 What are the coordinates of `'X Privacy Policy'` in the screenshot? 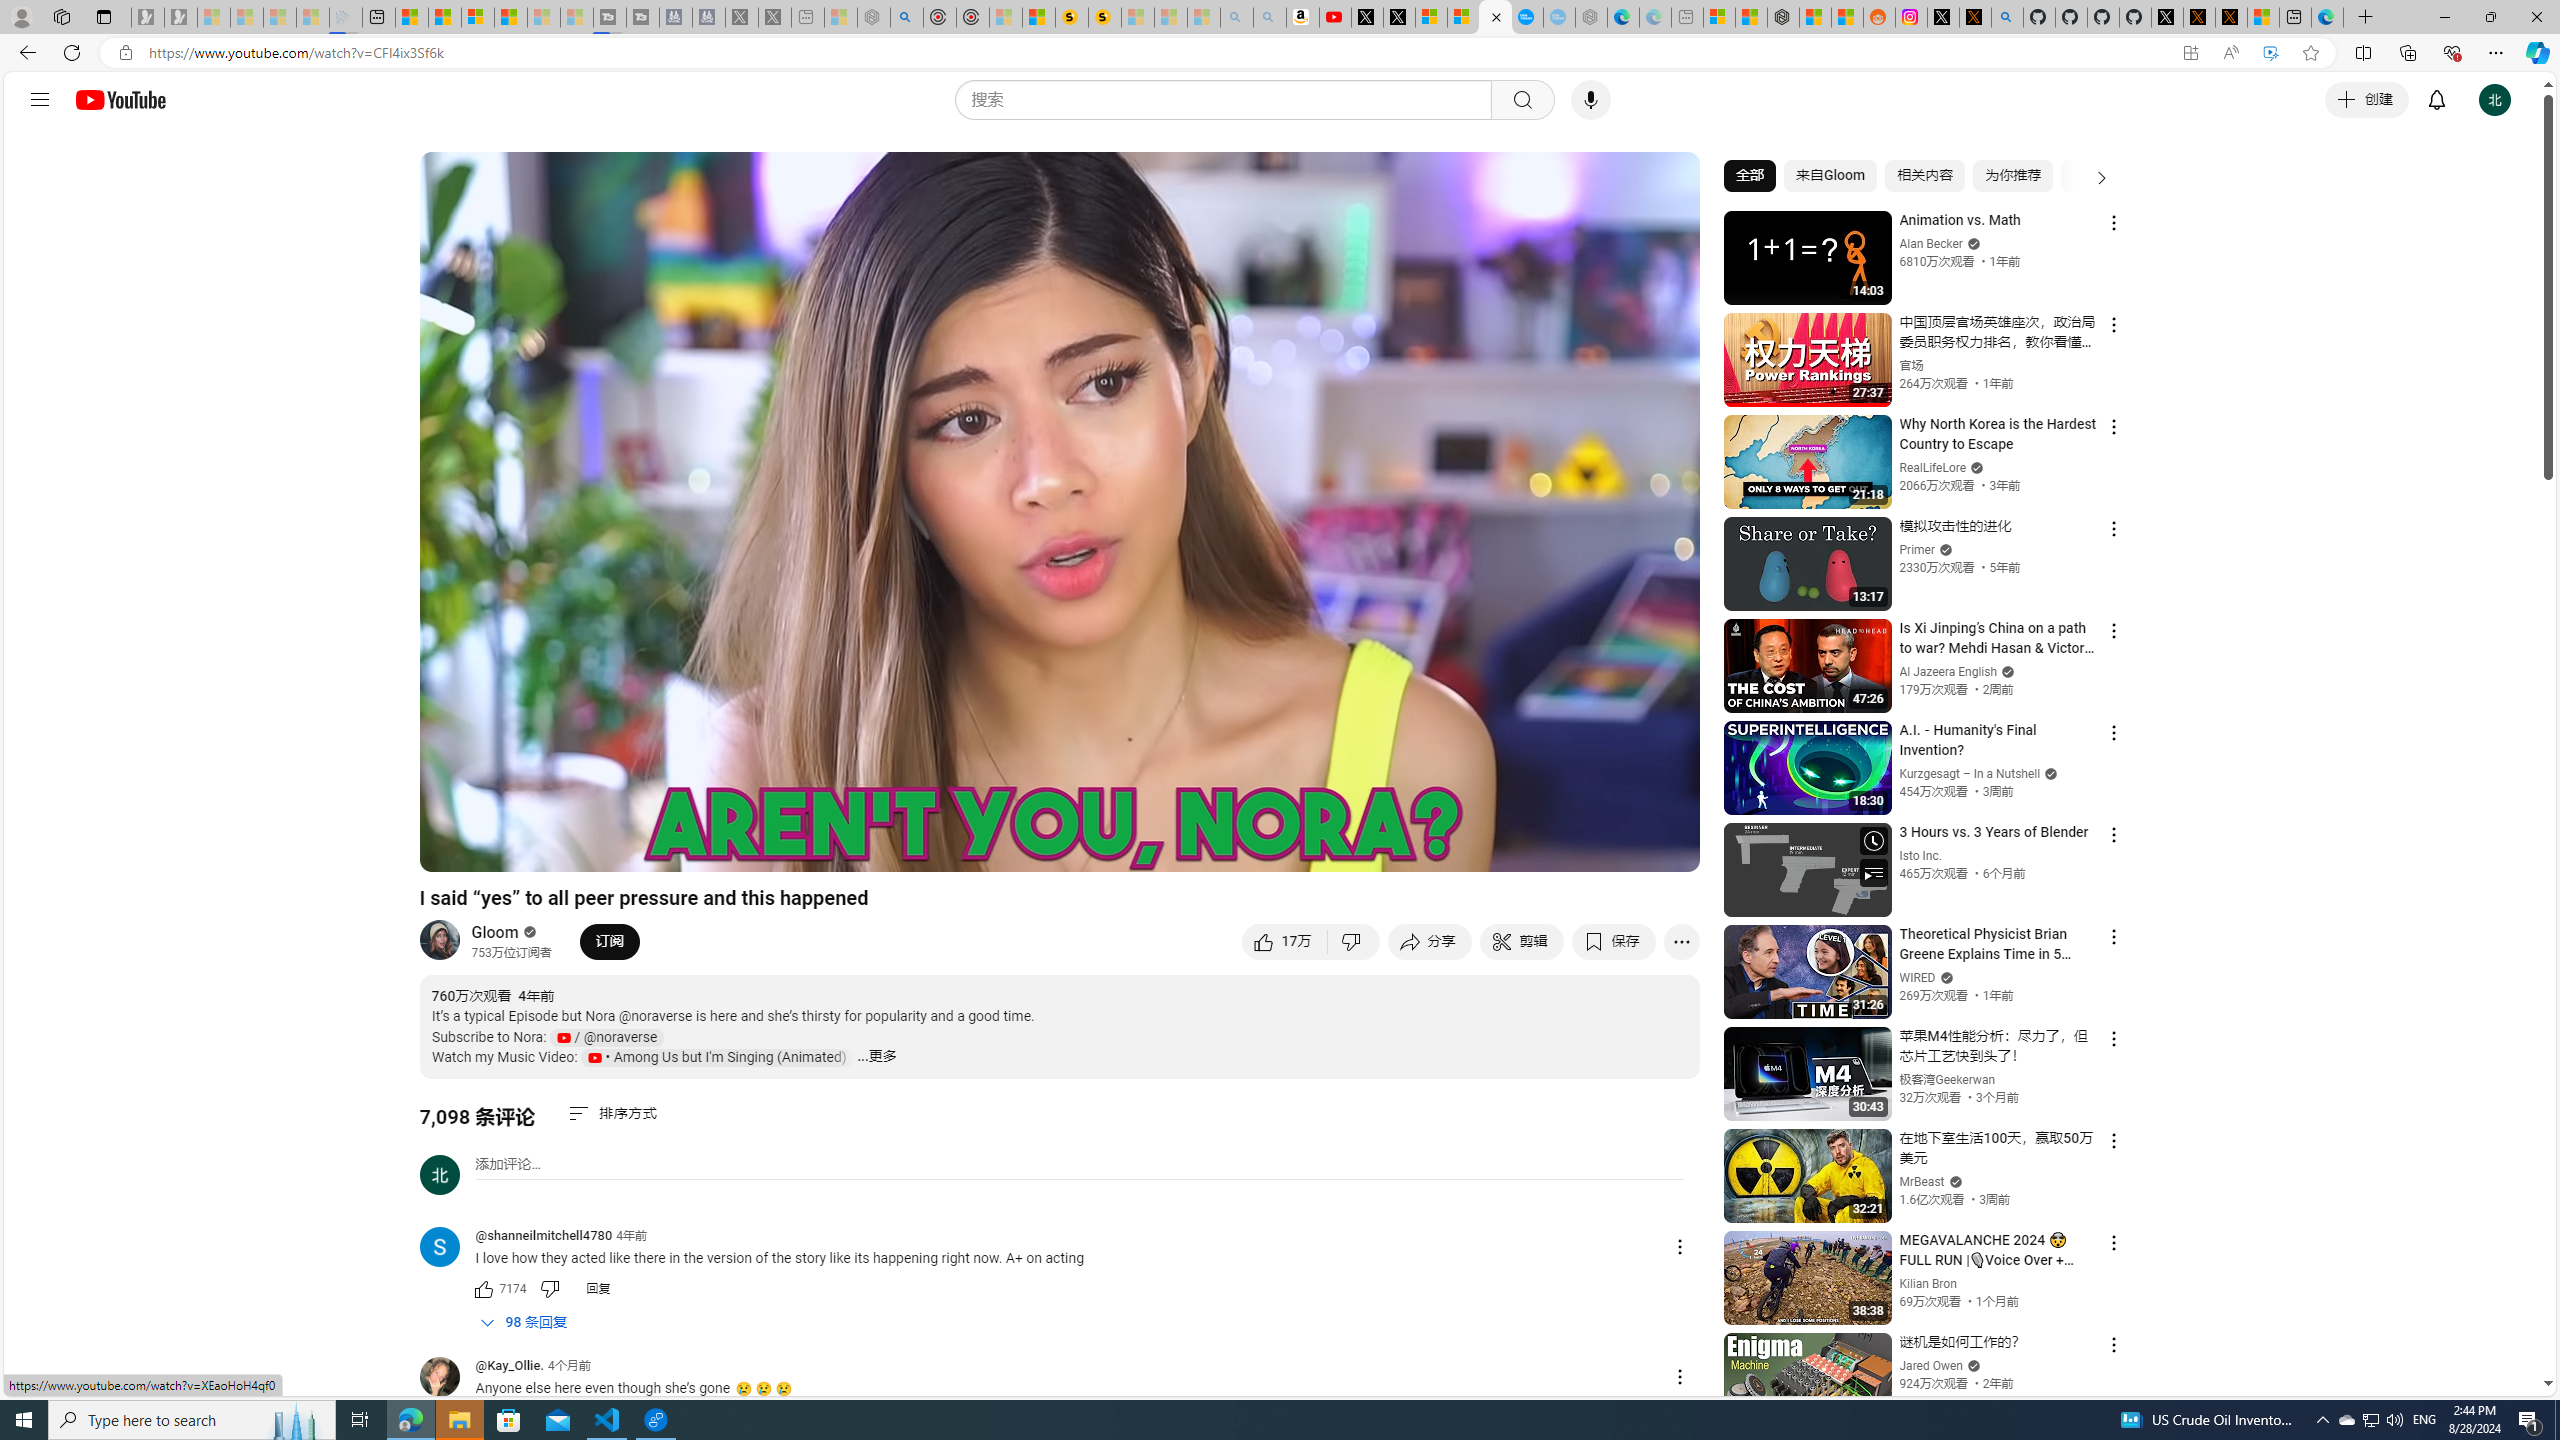 It's located at (2230, 16).